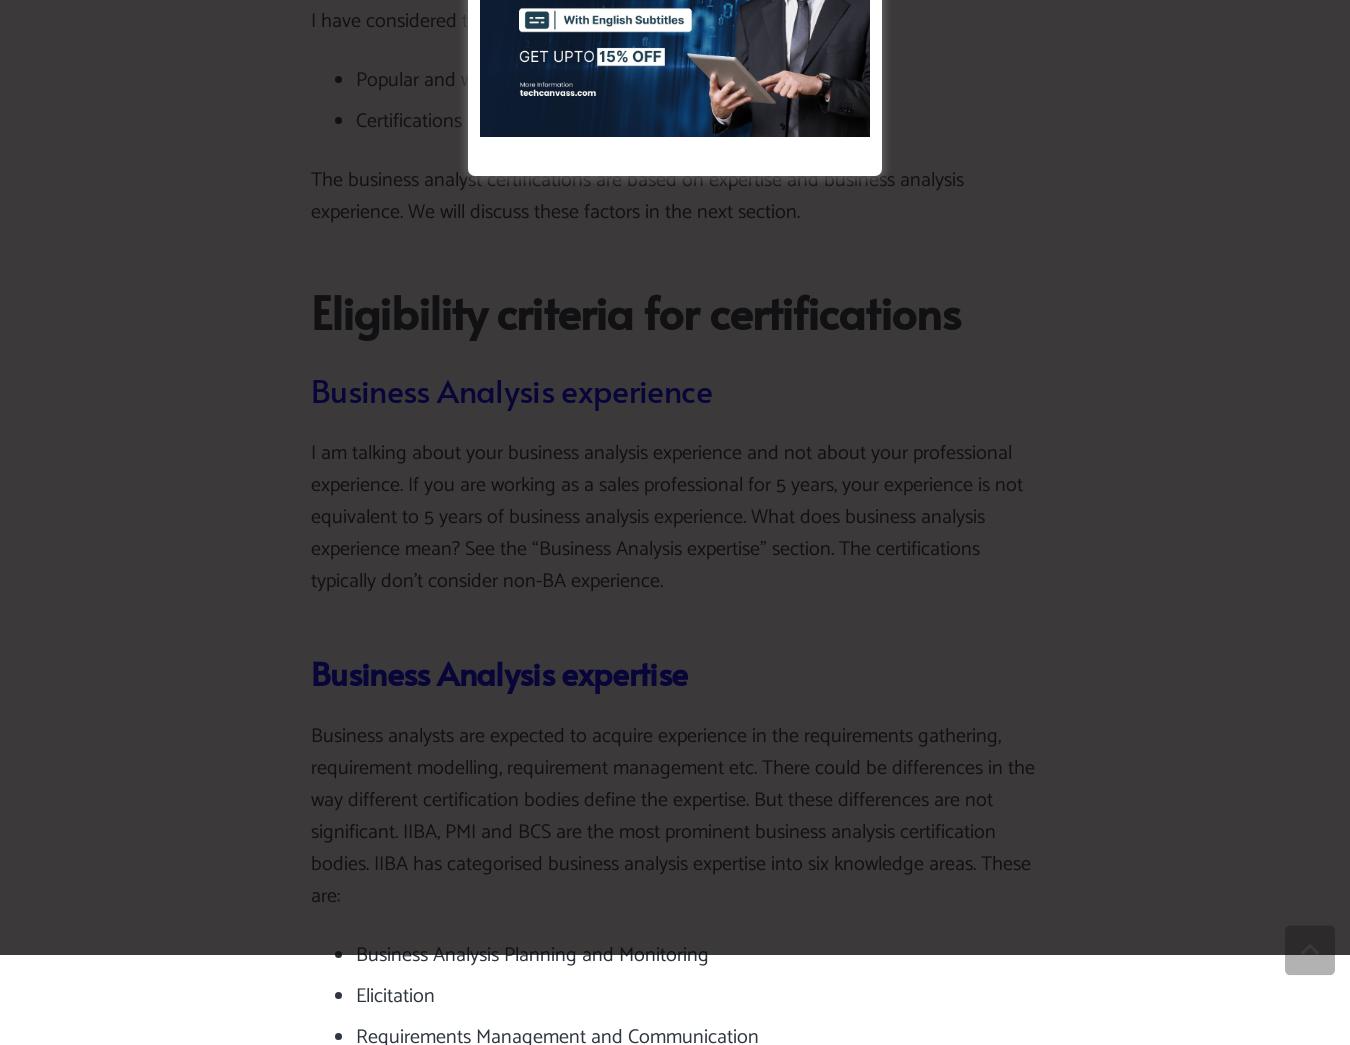 Image resolution: width=1350 pixels, height=1045 pixels. Describe the element at coordinates (310, 815) in the screenshot. I see `'Business analysts are expected to acquire experience in the requirements gathering, requirement modelling, requirement management etc. There could be differences in the way different certification bodies define the expertise. But these differences are not significant. IIBA, PMI and BCS are the most prominent business analysis certification bodies. IIBA has categorised business analysis expertise into six knowledge areas. These are:'` at that location.